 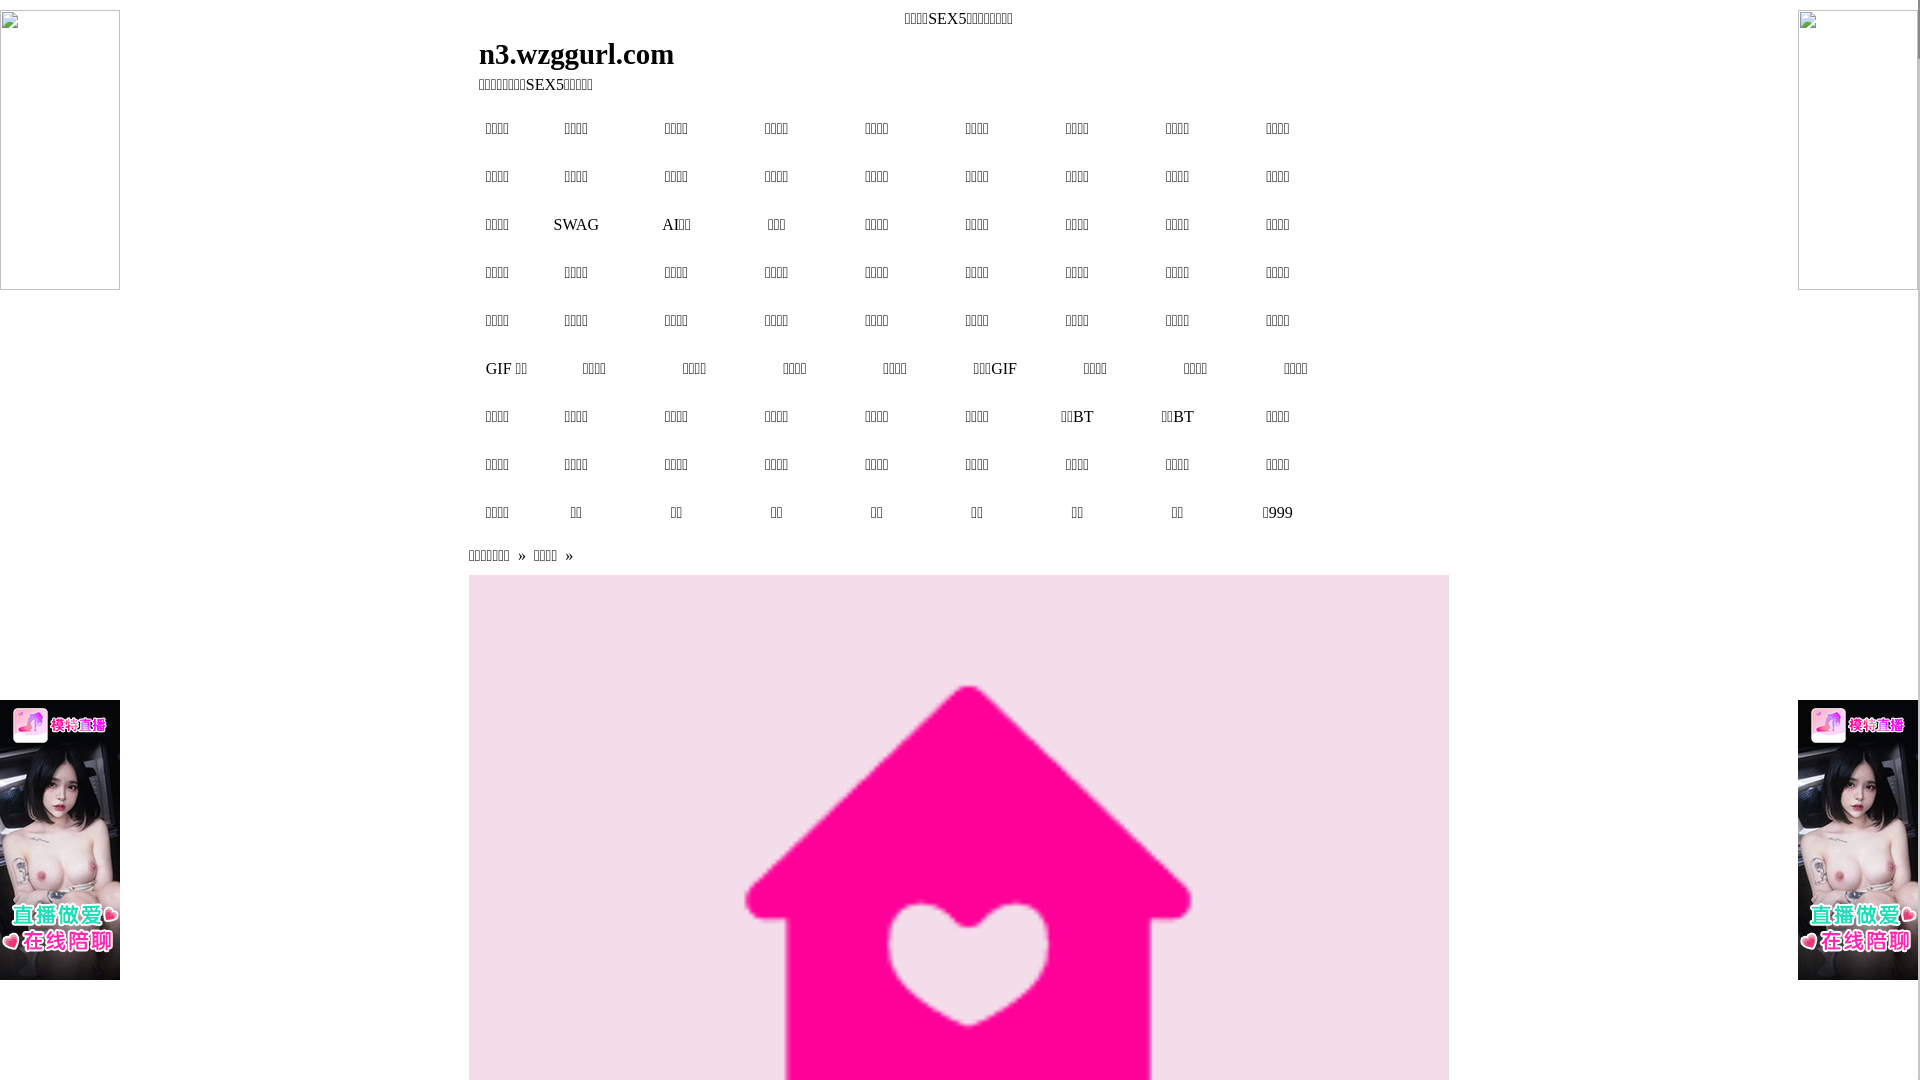 What do you see at coordinates (575, 224) in the screenshot?
I see `'SWAG'` at bounding box center [575, 224].